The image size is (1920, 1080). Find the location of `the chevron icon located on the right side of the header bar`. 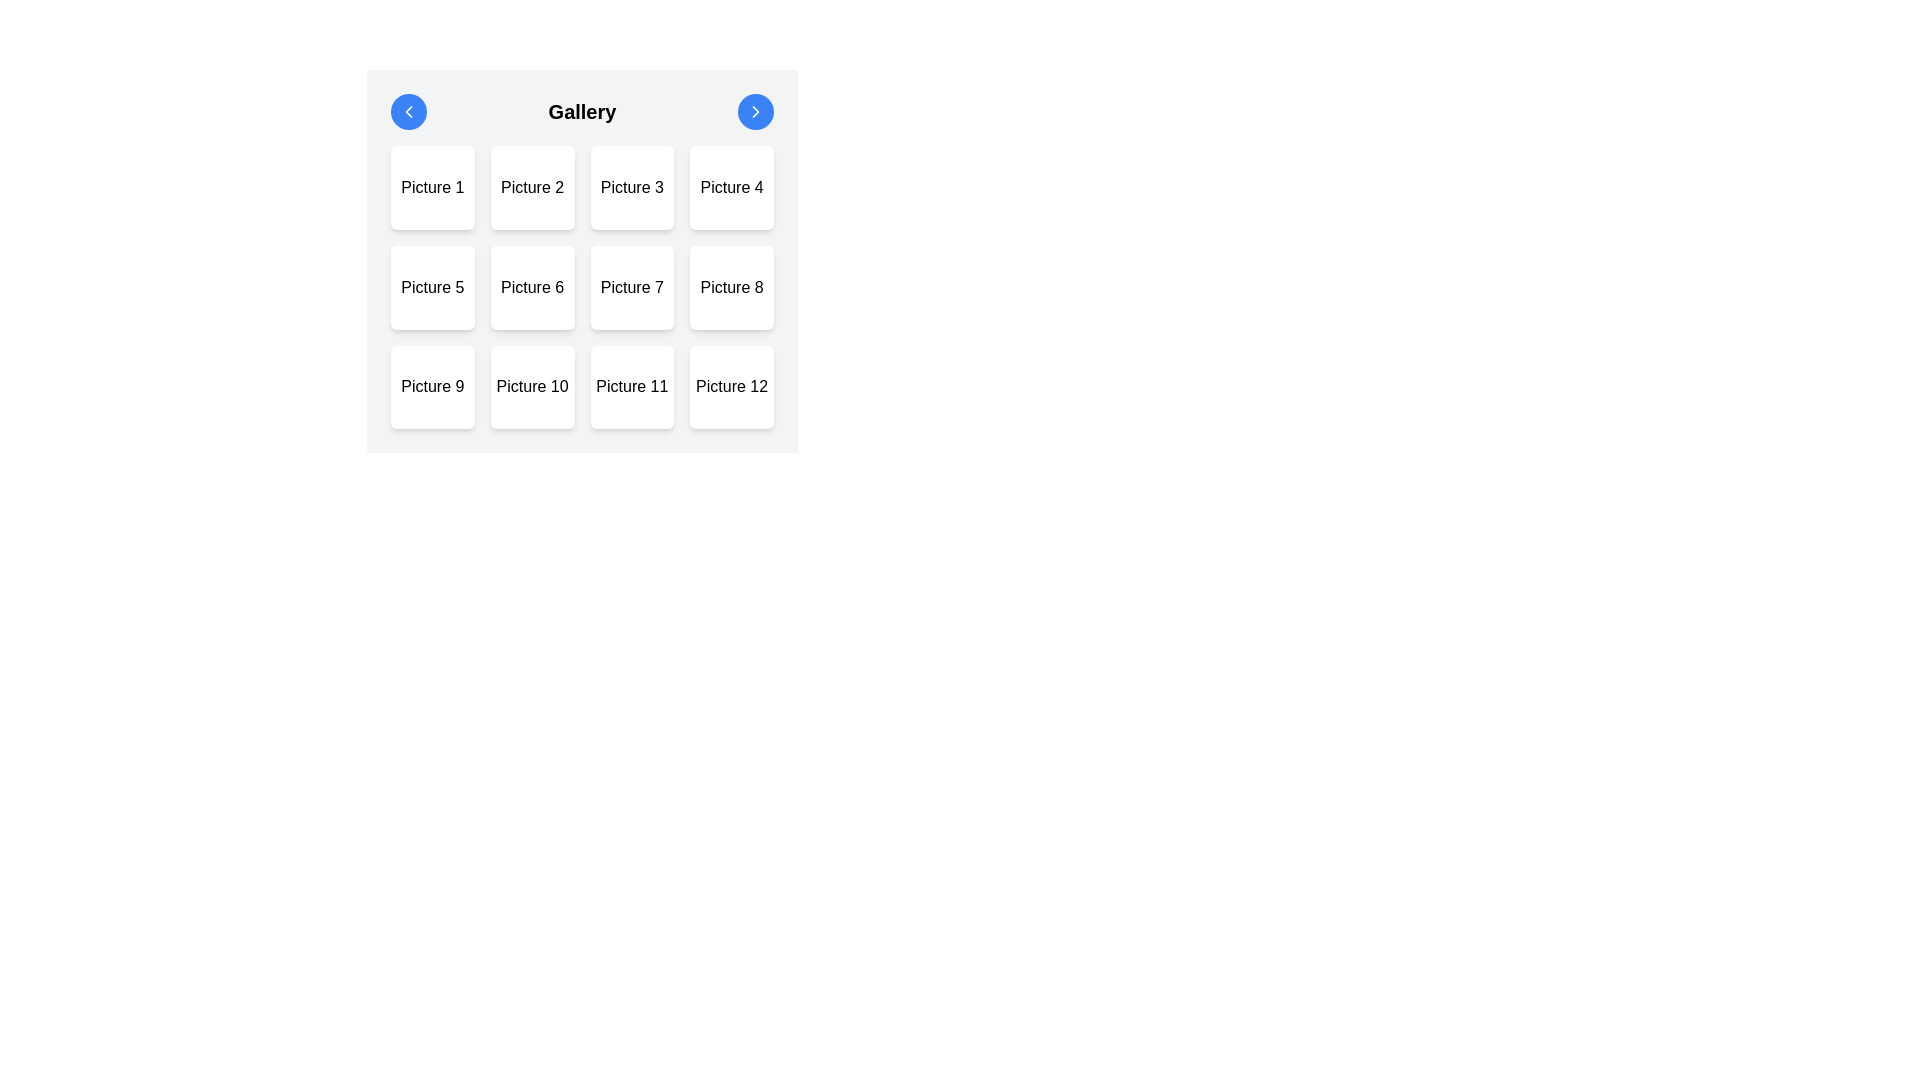

the chevron icon located on the right side of the header bar is located at coordinates (754, 111).